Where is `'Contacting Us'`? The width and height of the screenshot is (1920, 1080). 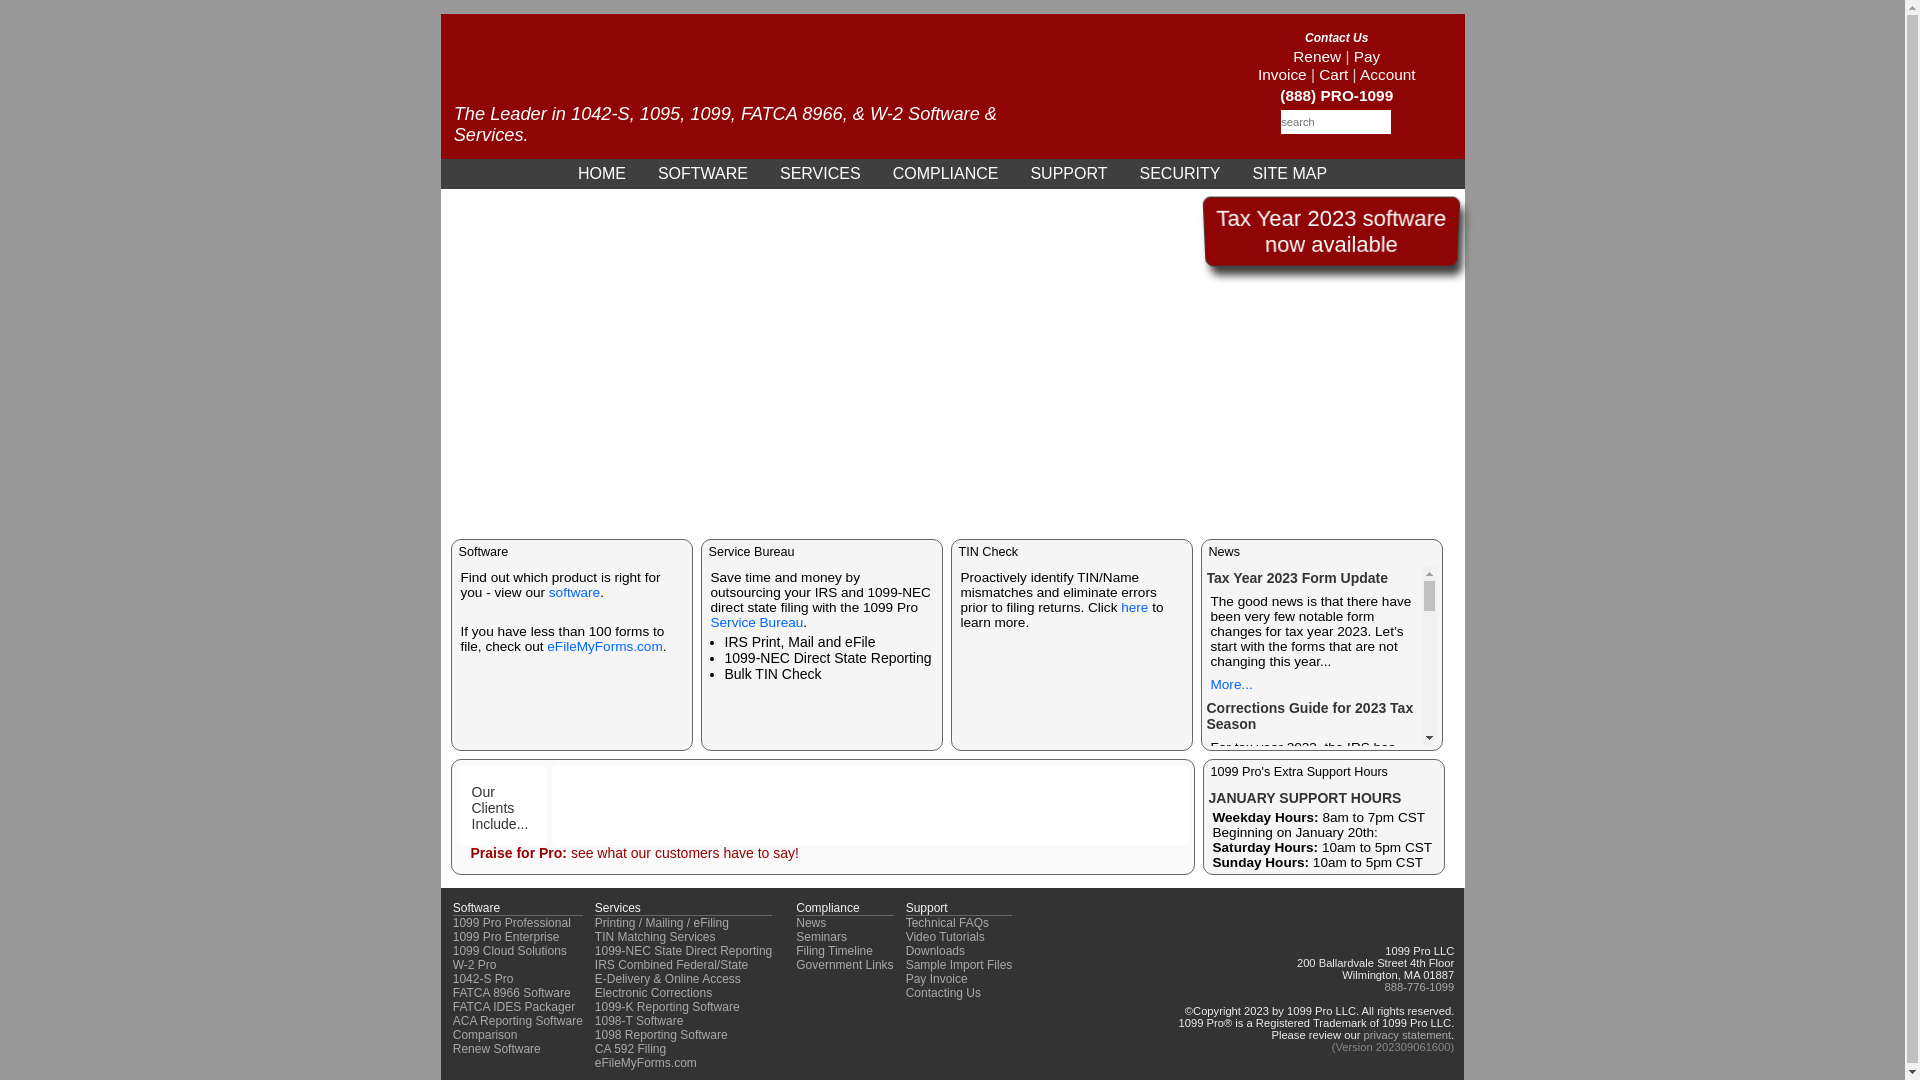
'Contacting Us' is located at coordinates (942, 992).